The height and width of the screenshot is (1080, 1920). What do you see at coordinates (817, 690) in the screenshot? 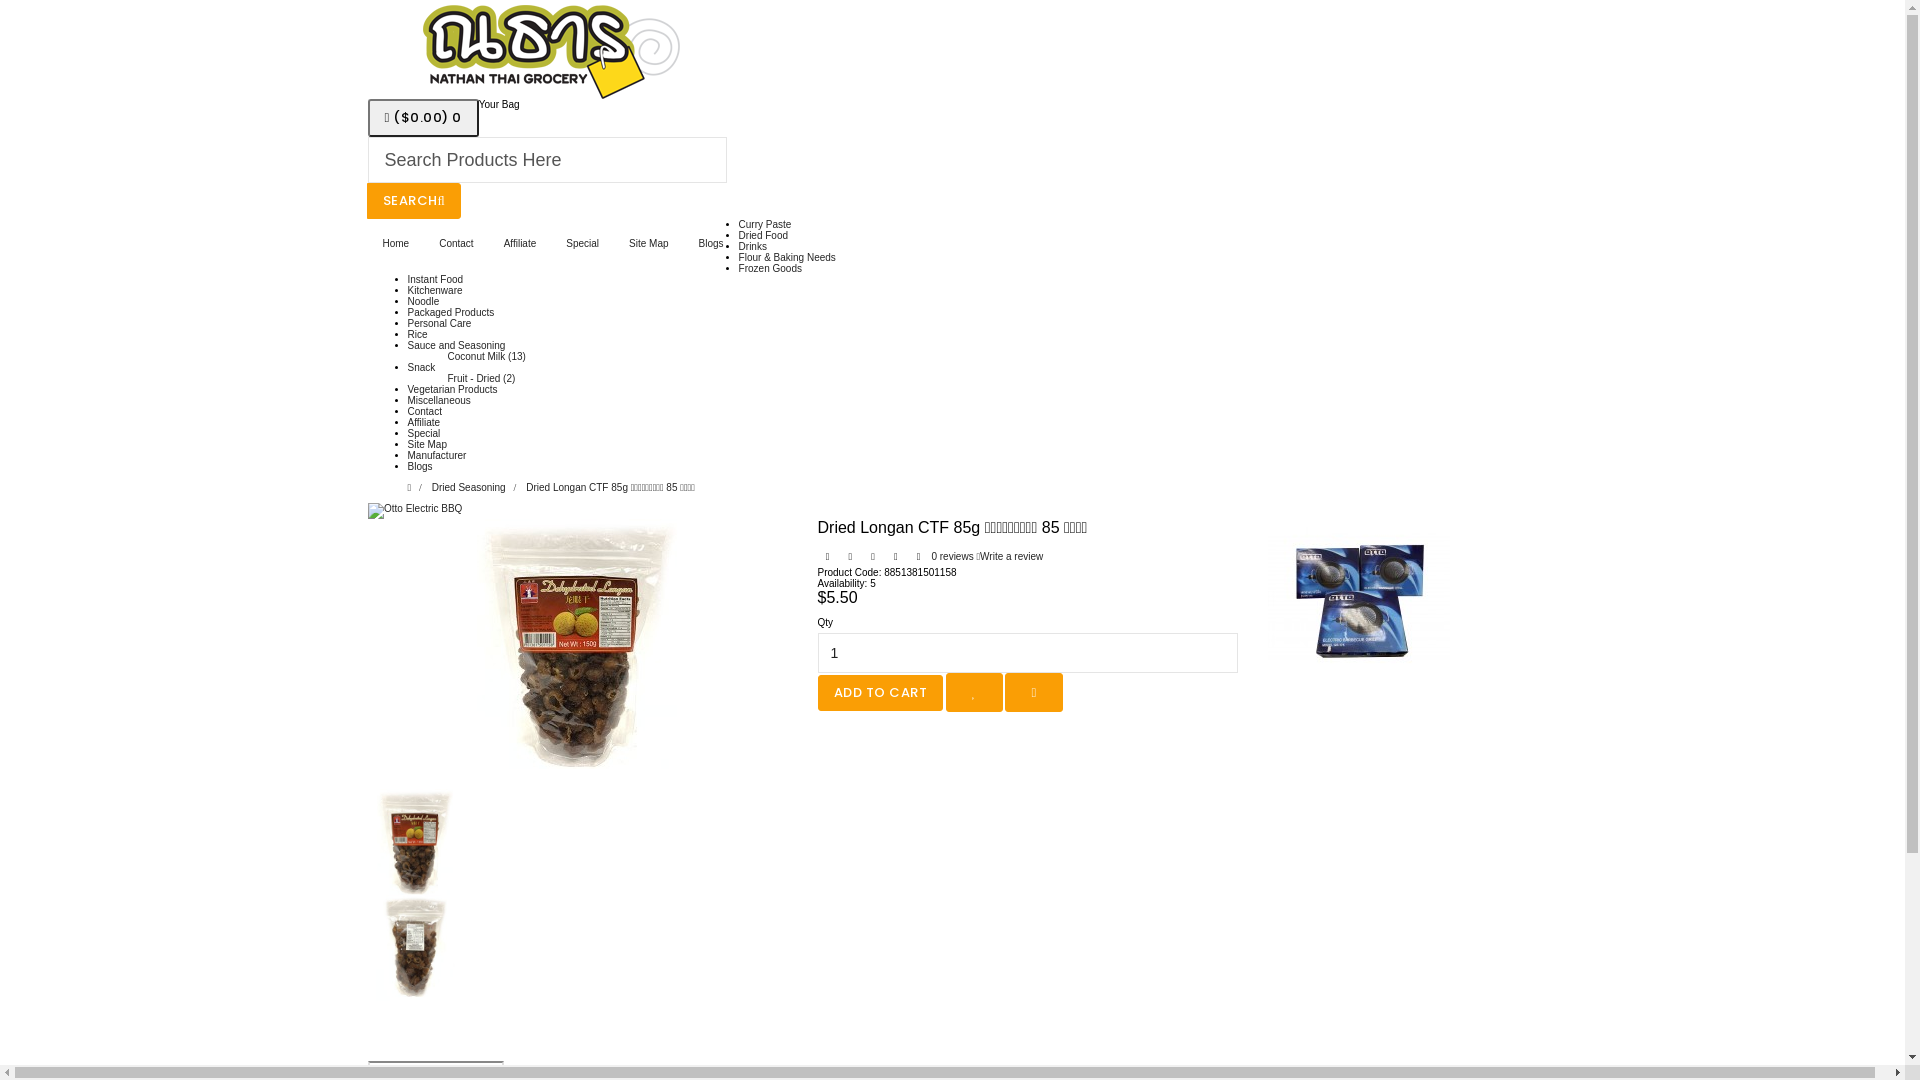
I see `'ADD TO CART'` at bounding box center [817, 690].